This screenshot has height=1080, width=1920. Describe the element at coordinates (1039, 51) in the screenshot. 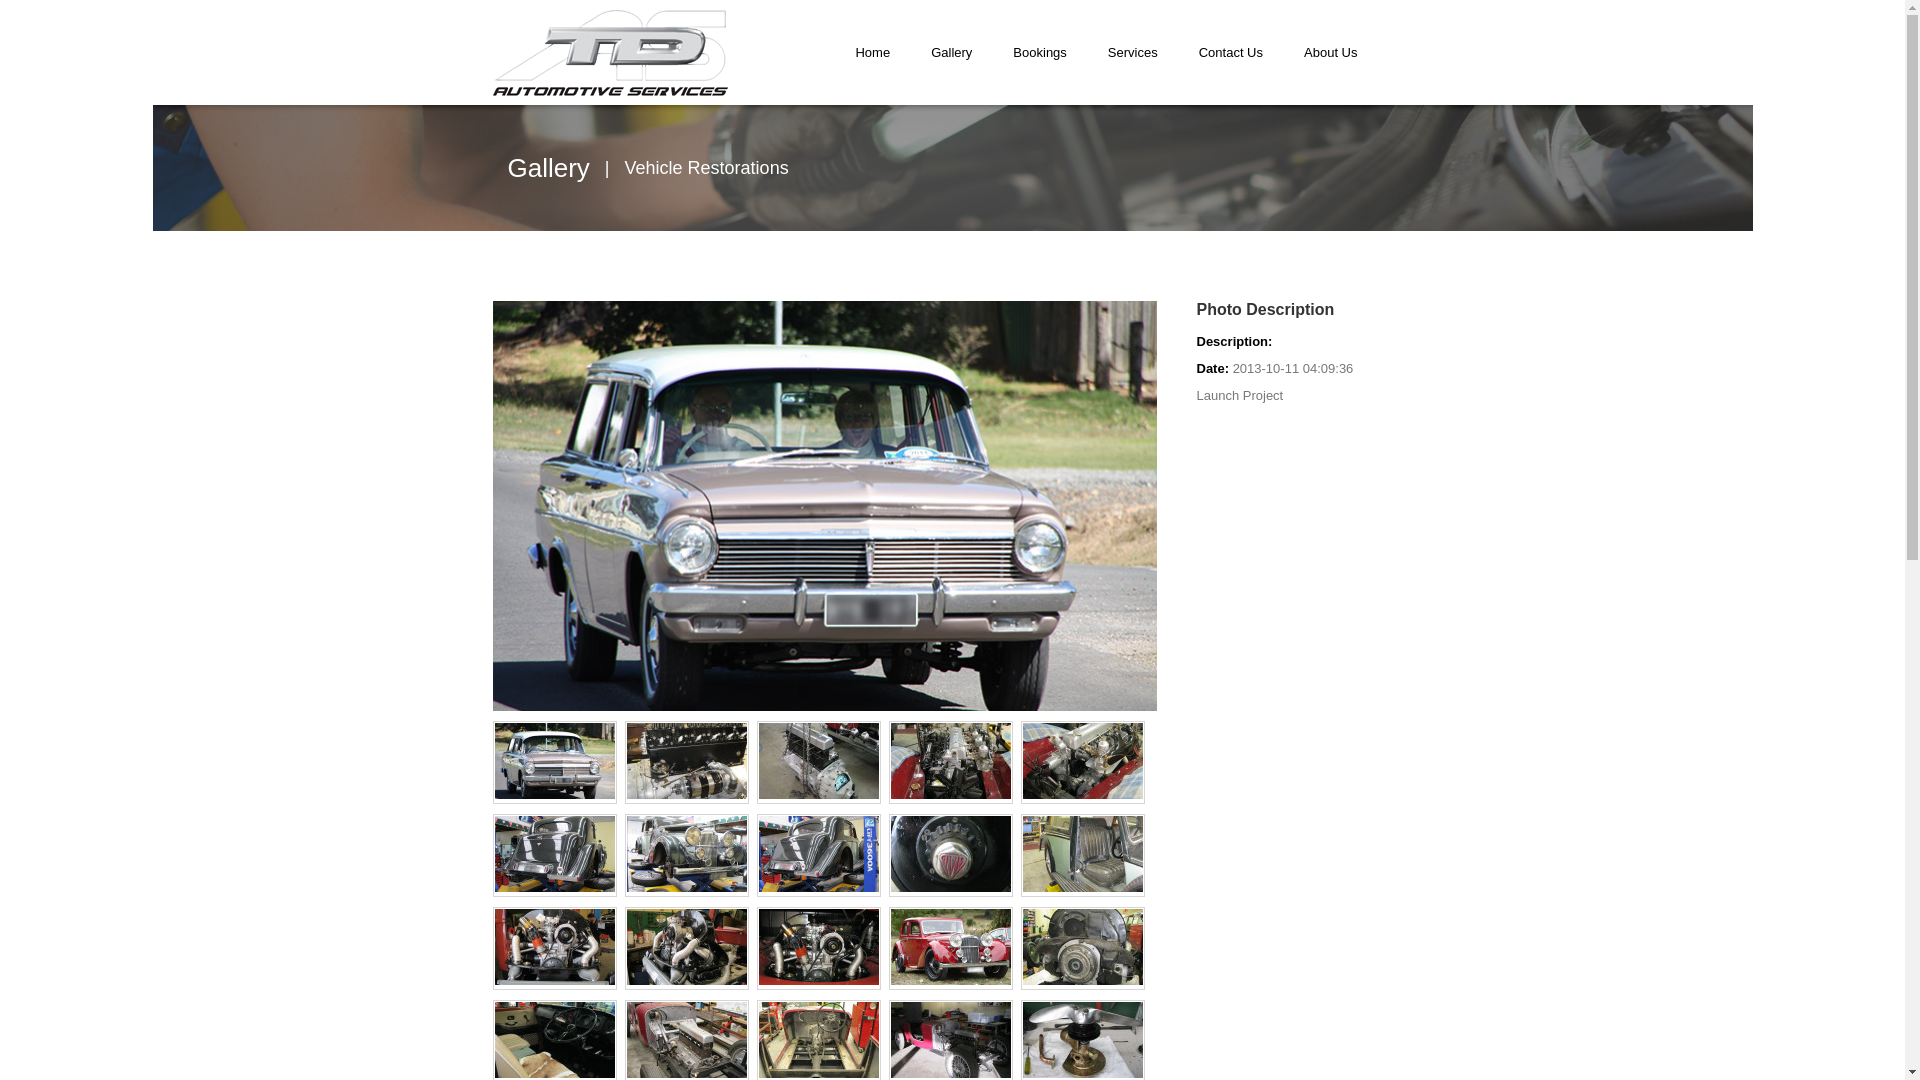

I see `'Bookings'` at that location.